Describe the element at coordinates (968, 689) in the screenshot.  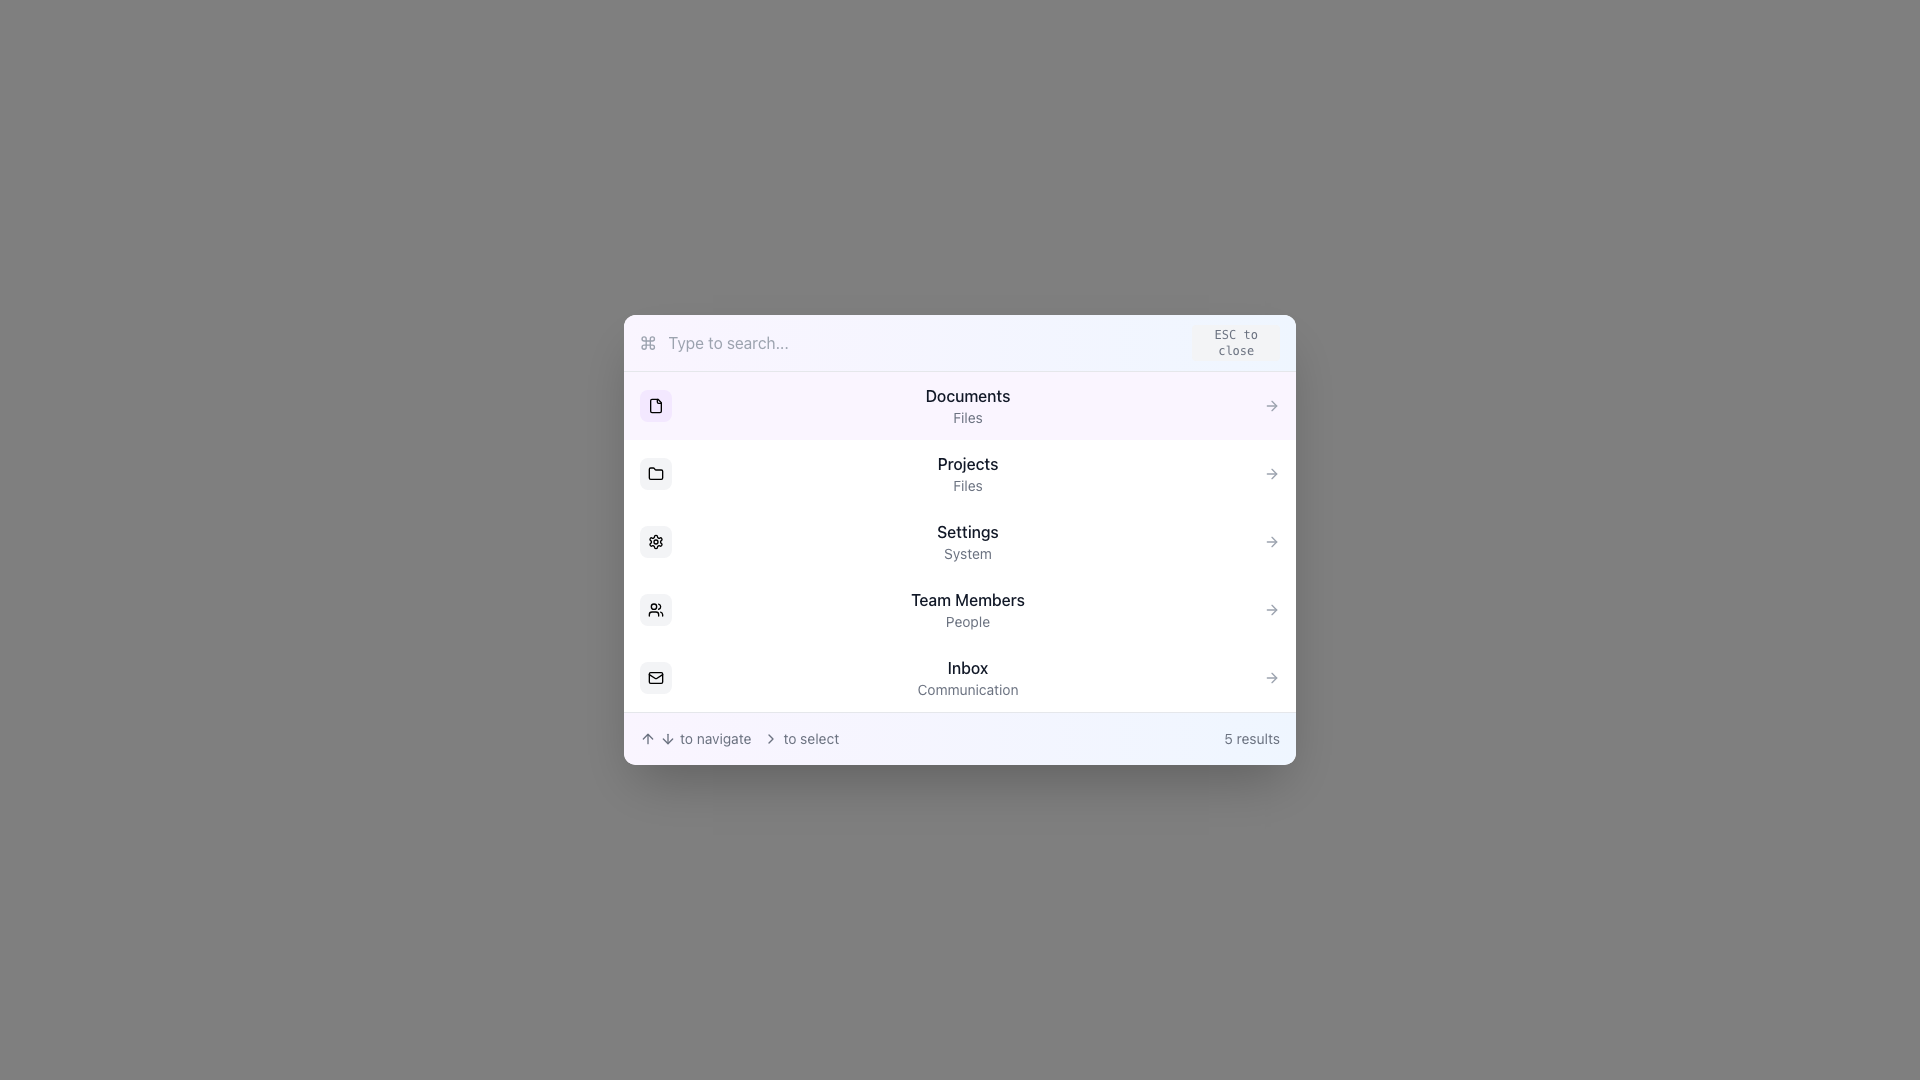
I see `the text label 'Communication', which is displayed in a smaller, gray-colored font beneath the larger 'Inbox' text, positioned centrally within the entry for 'Inbox'` at that location.